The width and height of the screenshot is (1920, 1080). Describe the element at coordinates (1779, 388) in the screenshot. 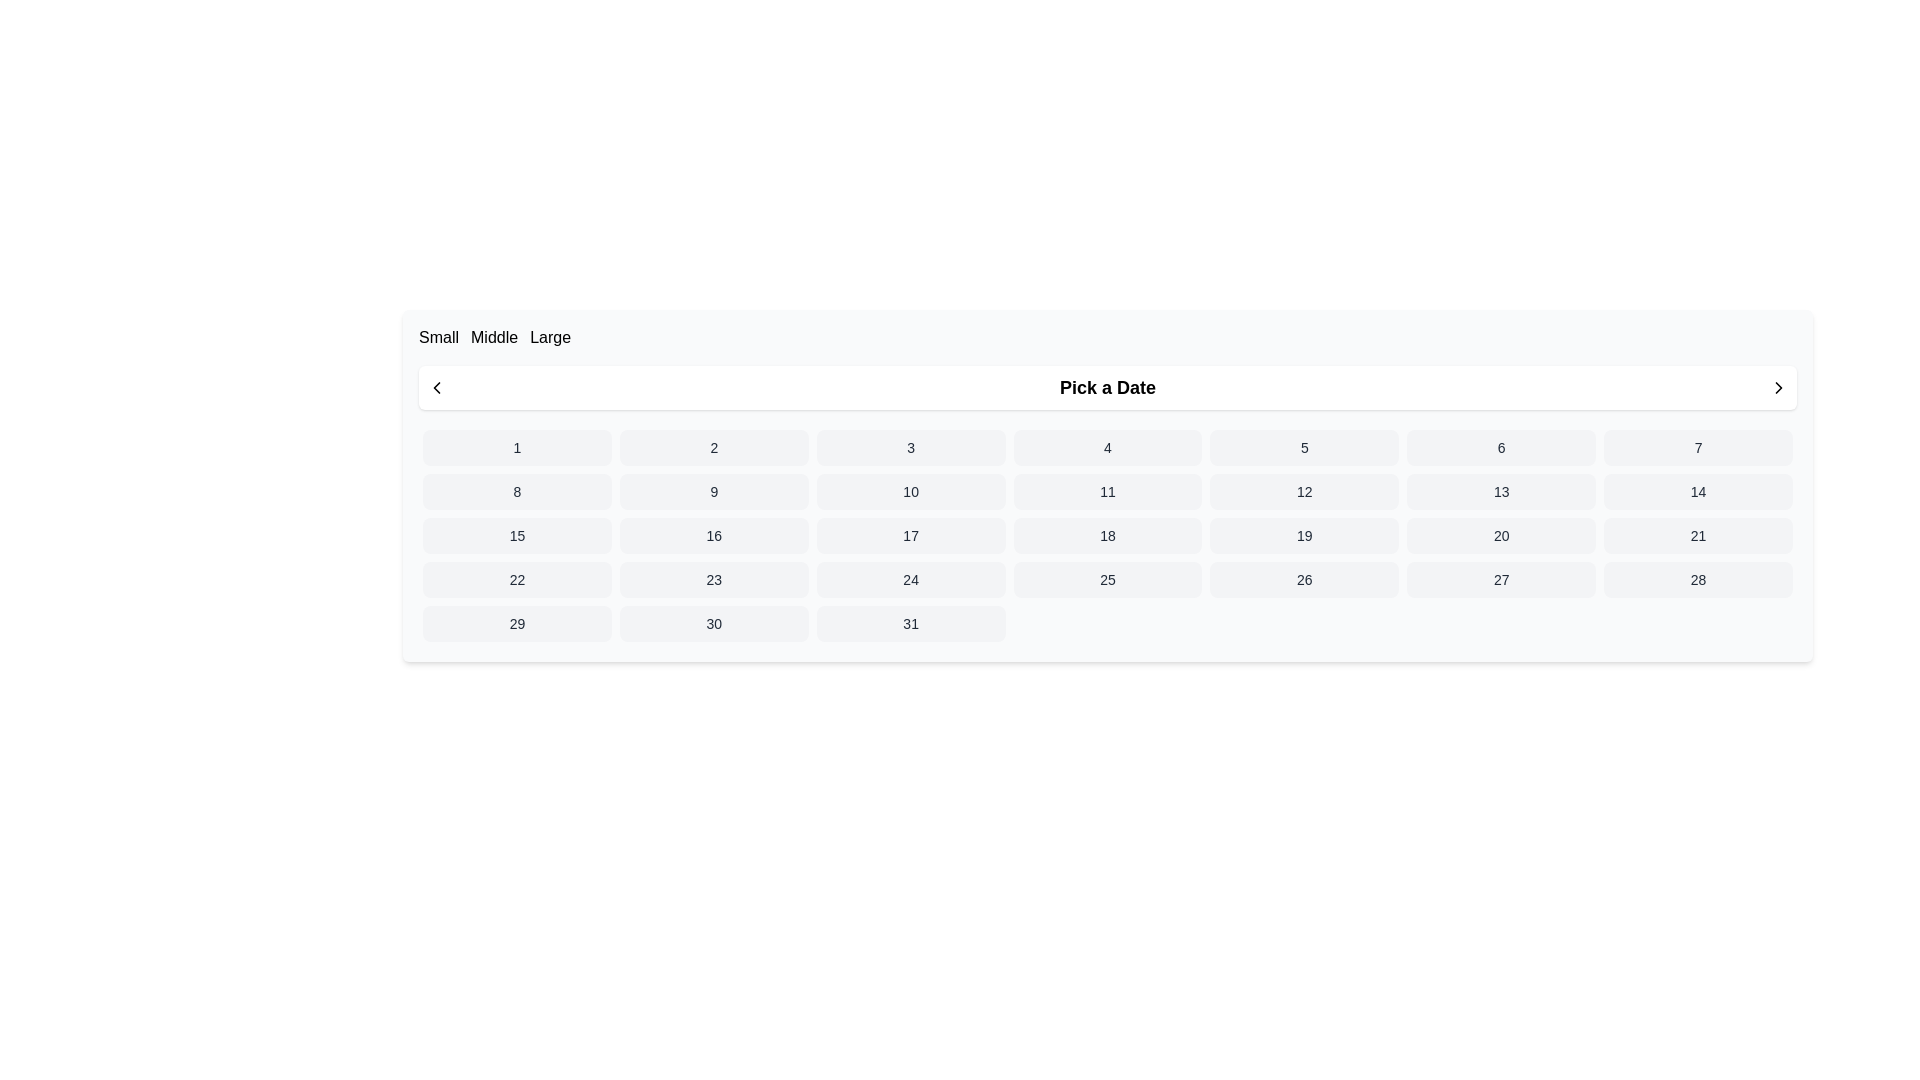

I see `the Chevron Icon located at the far right side of the 'Pick a Date' header section` at that location.